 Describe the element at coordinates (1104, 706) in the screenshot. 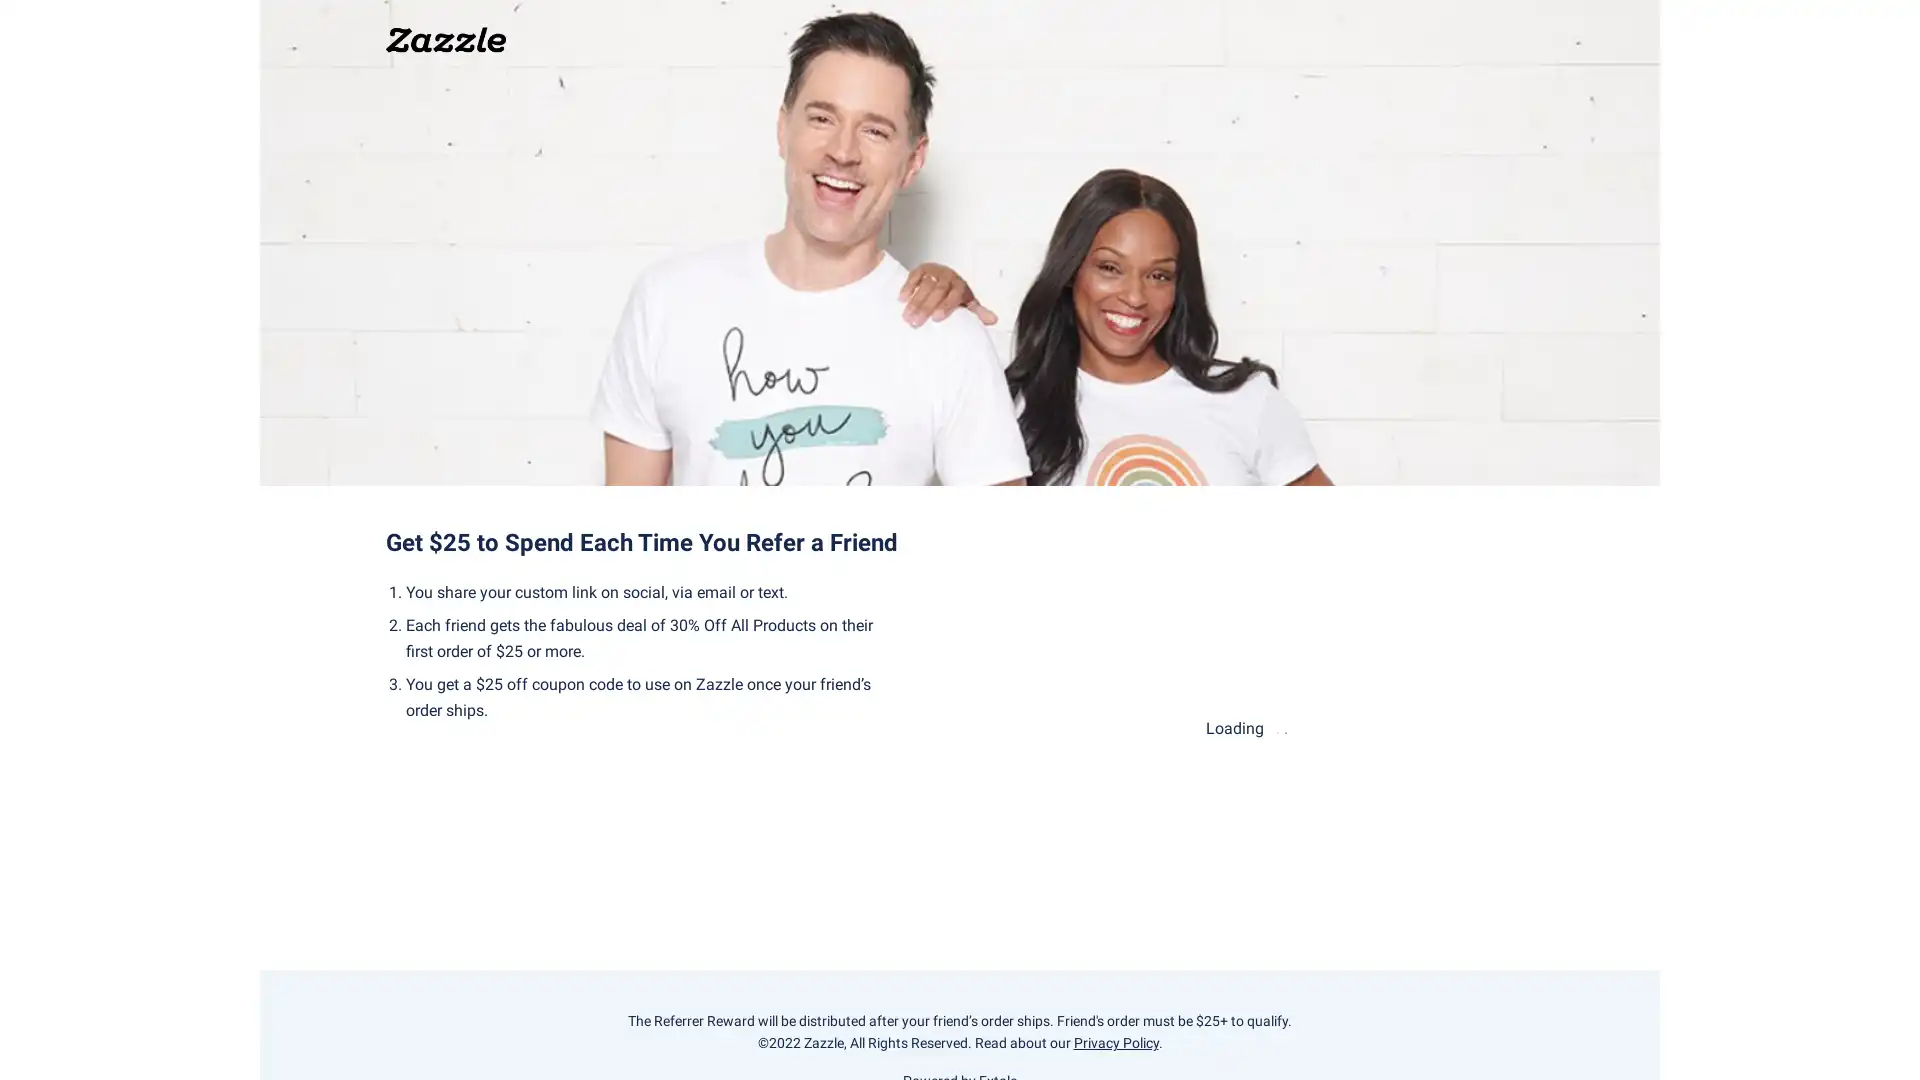

I see `email` at that location.